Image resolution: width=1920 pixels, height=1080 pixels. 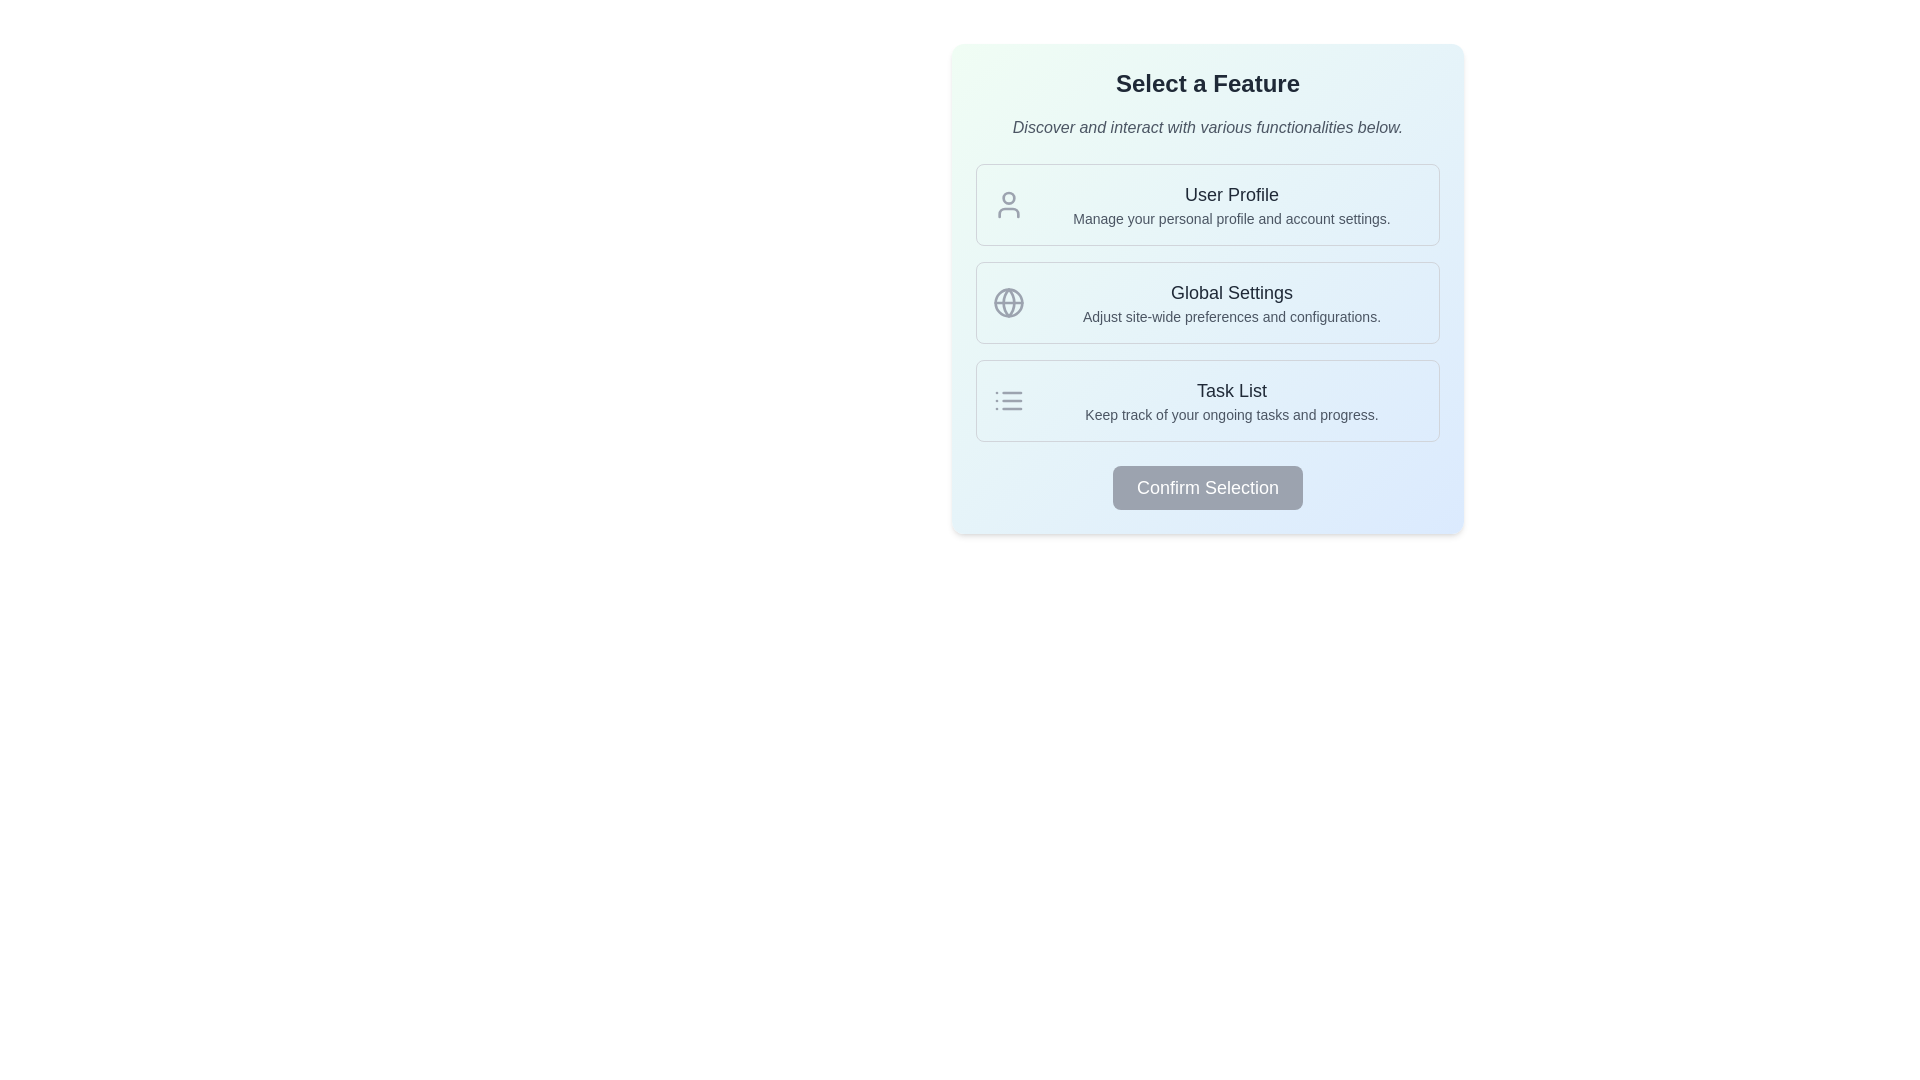 What do you see at coordinates (1207, 488) in the screenshot?
I see `the disabled confirmation button located at the bottom of the interface section, which is centered horizontally and below the 'Select a Feature' options` at bounding box center [1207, 488].